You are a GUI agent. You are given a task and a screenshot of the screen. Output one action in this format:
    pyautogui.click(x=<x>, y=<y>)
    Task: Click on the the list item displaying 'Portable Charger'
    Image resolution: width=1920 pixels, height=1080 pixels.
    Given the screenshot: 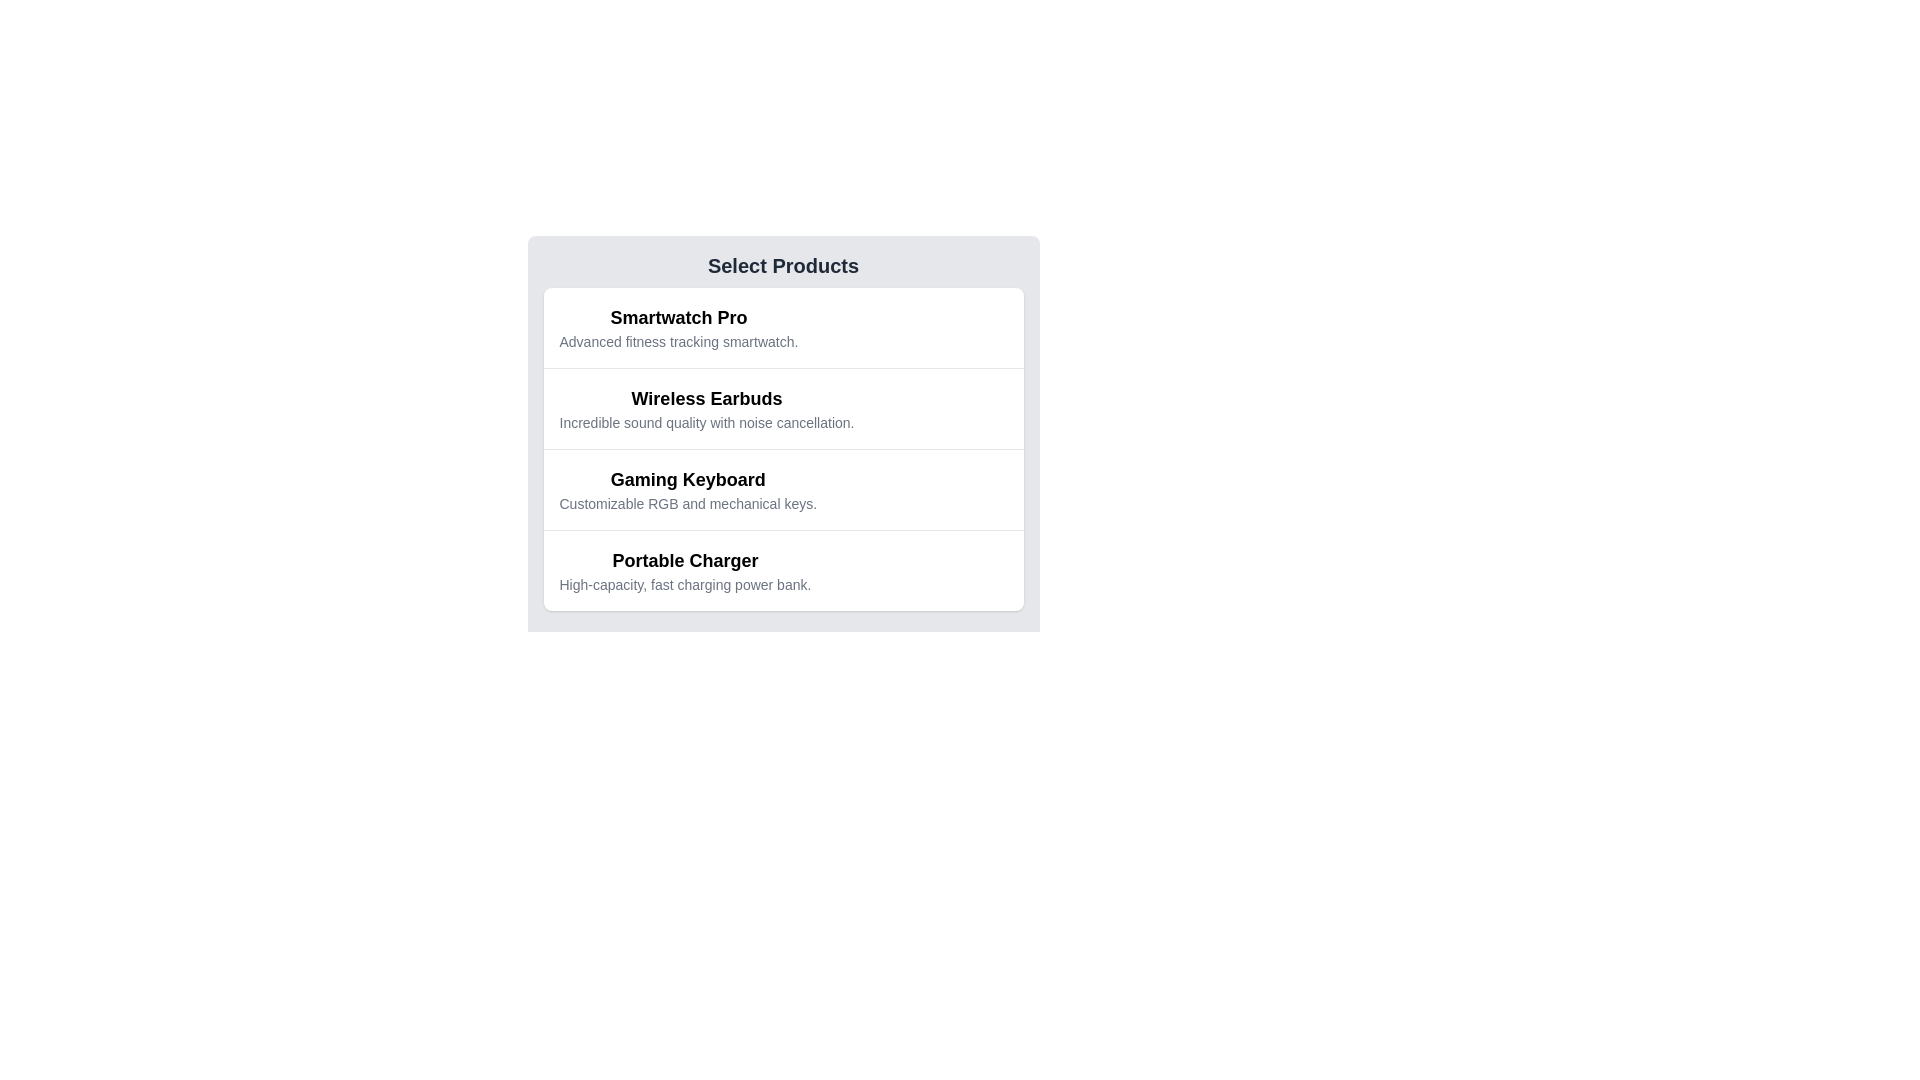 What is the action you would take?
    pyautogui.click(x=685, y=570)
    